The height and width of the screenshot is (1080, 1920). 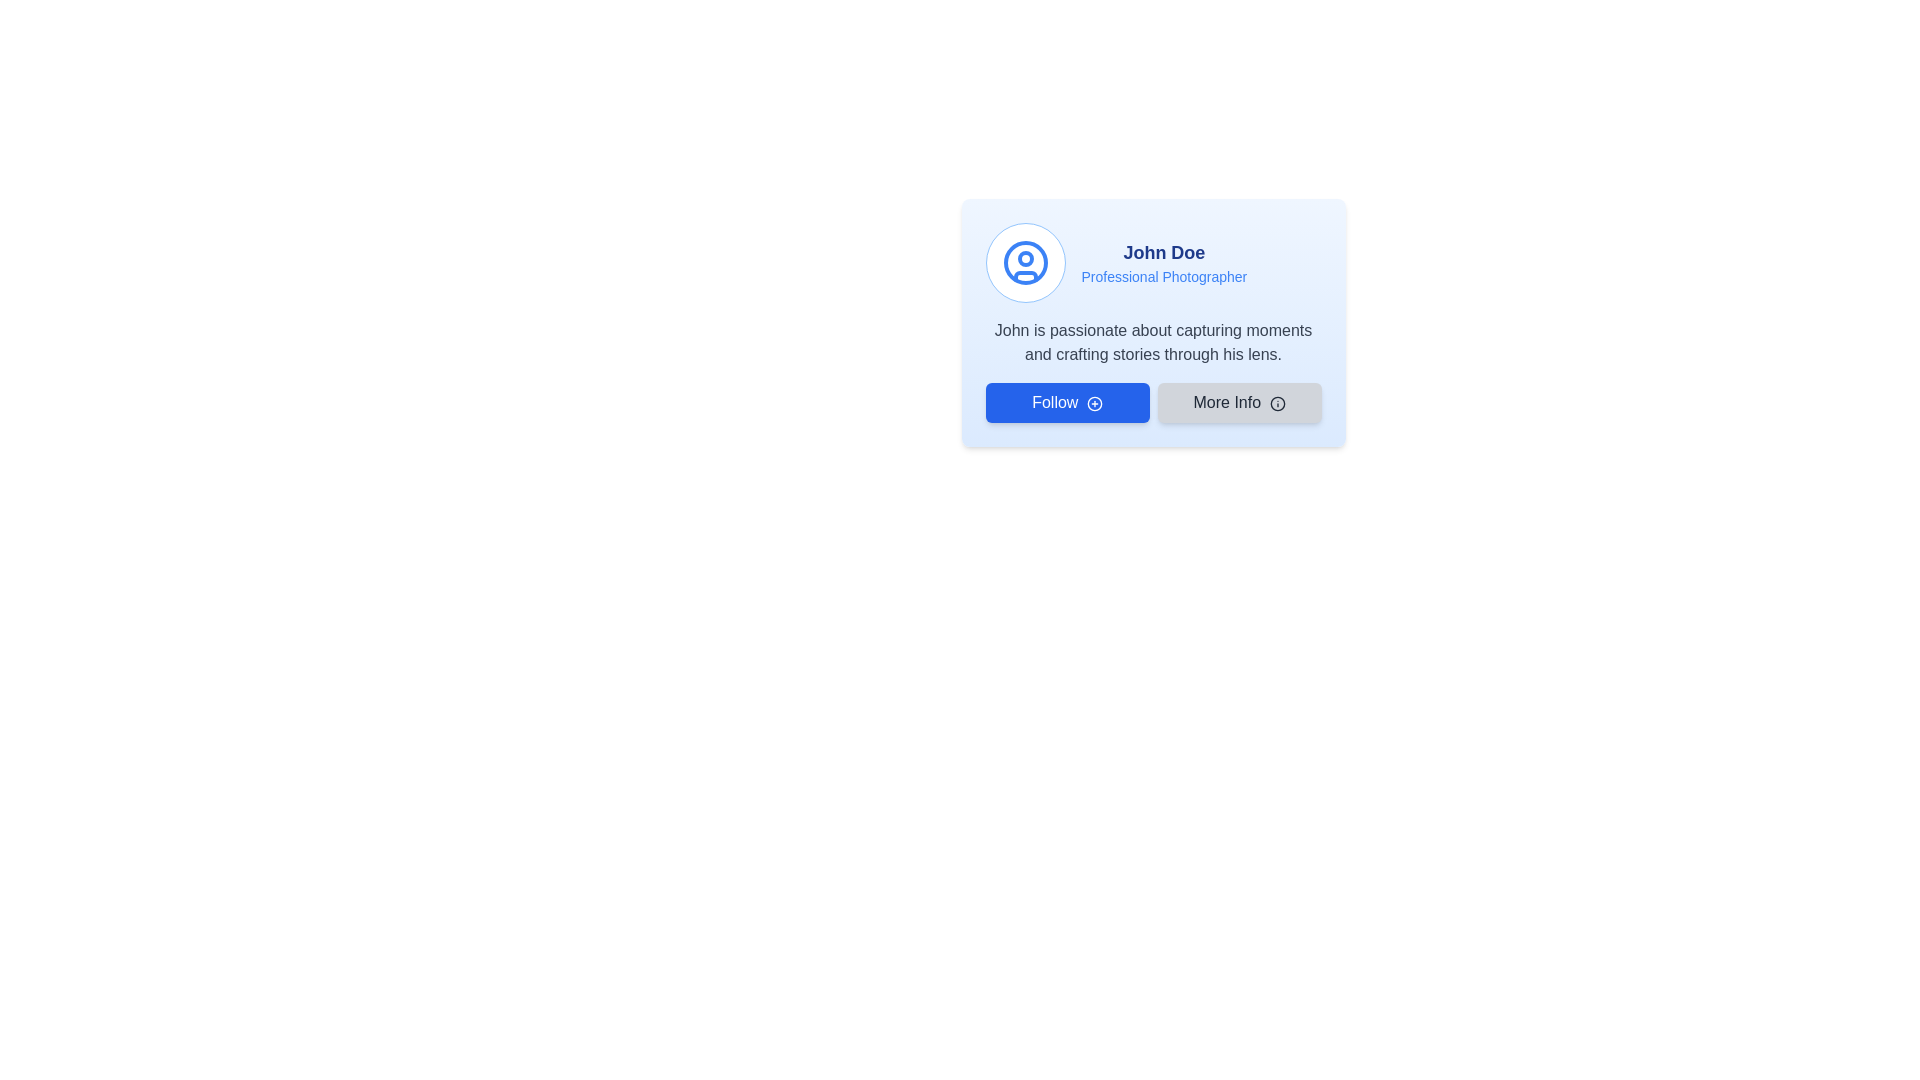 What do you see at coordinates (1025, 261) in the screenshot?
I see `the circular blue ring that is part of the user profile icon located beside the name 'John Doe' and title 'Professional Photographer'` at bounding box center [1025, 261].